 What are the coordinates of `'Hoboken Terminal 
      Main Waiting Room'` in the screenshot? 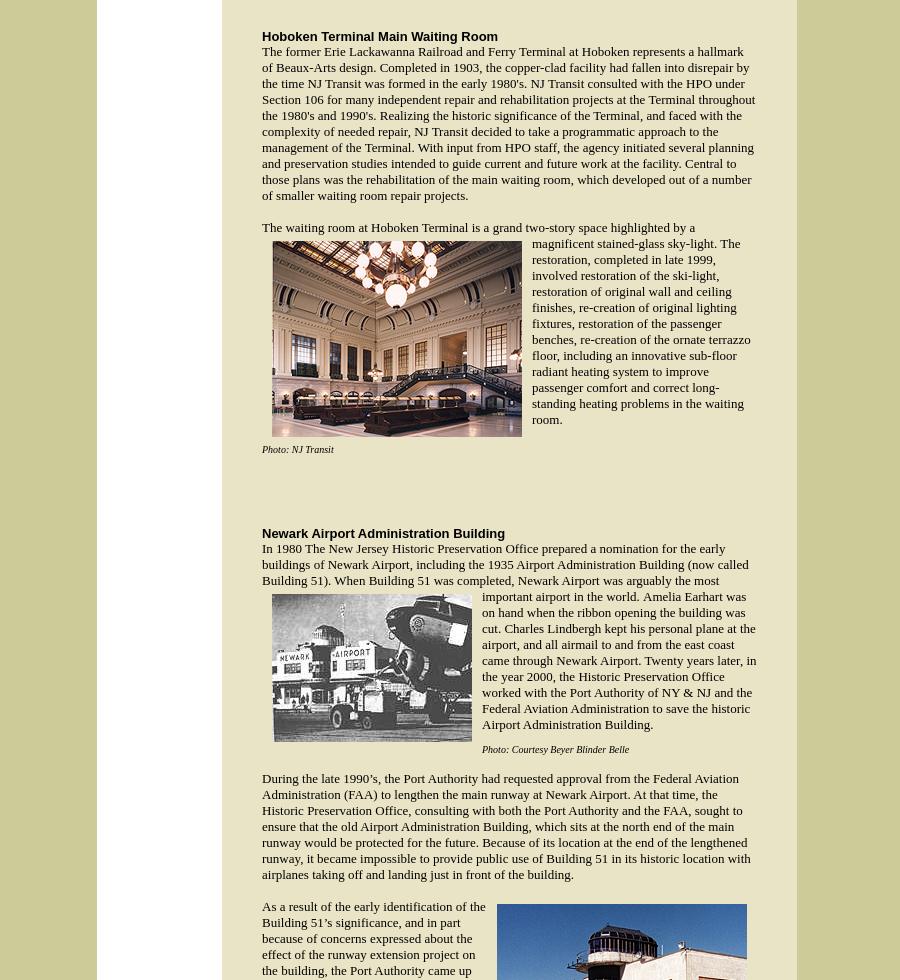 It's located at (379, 36).